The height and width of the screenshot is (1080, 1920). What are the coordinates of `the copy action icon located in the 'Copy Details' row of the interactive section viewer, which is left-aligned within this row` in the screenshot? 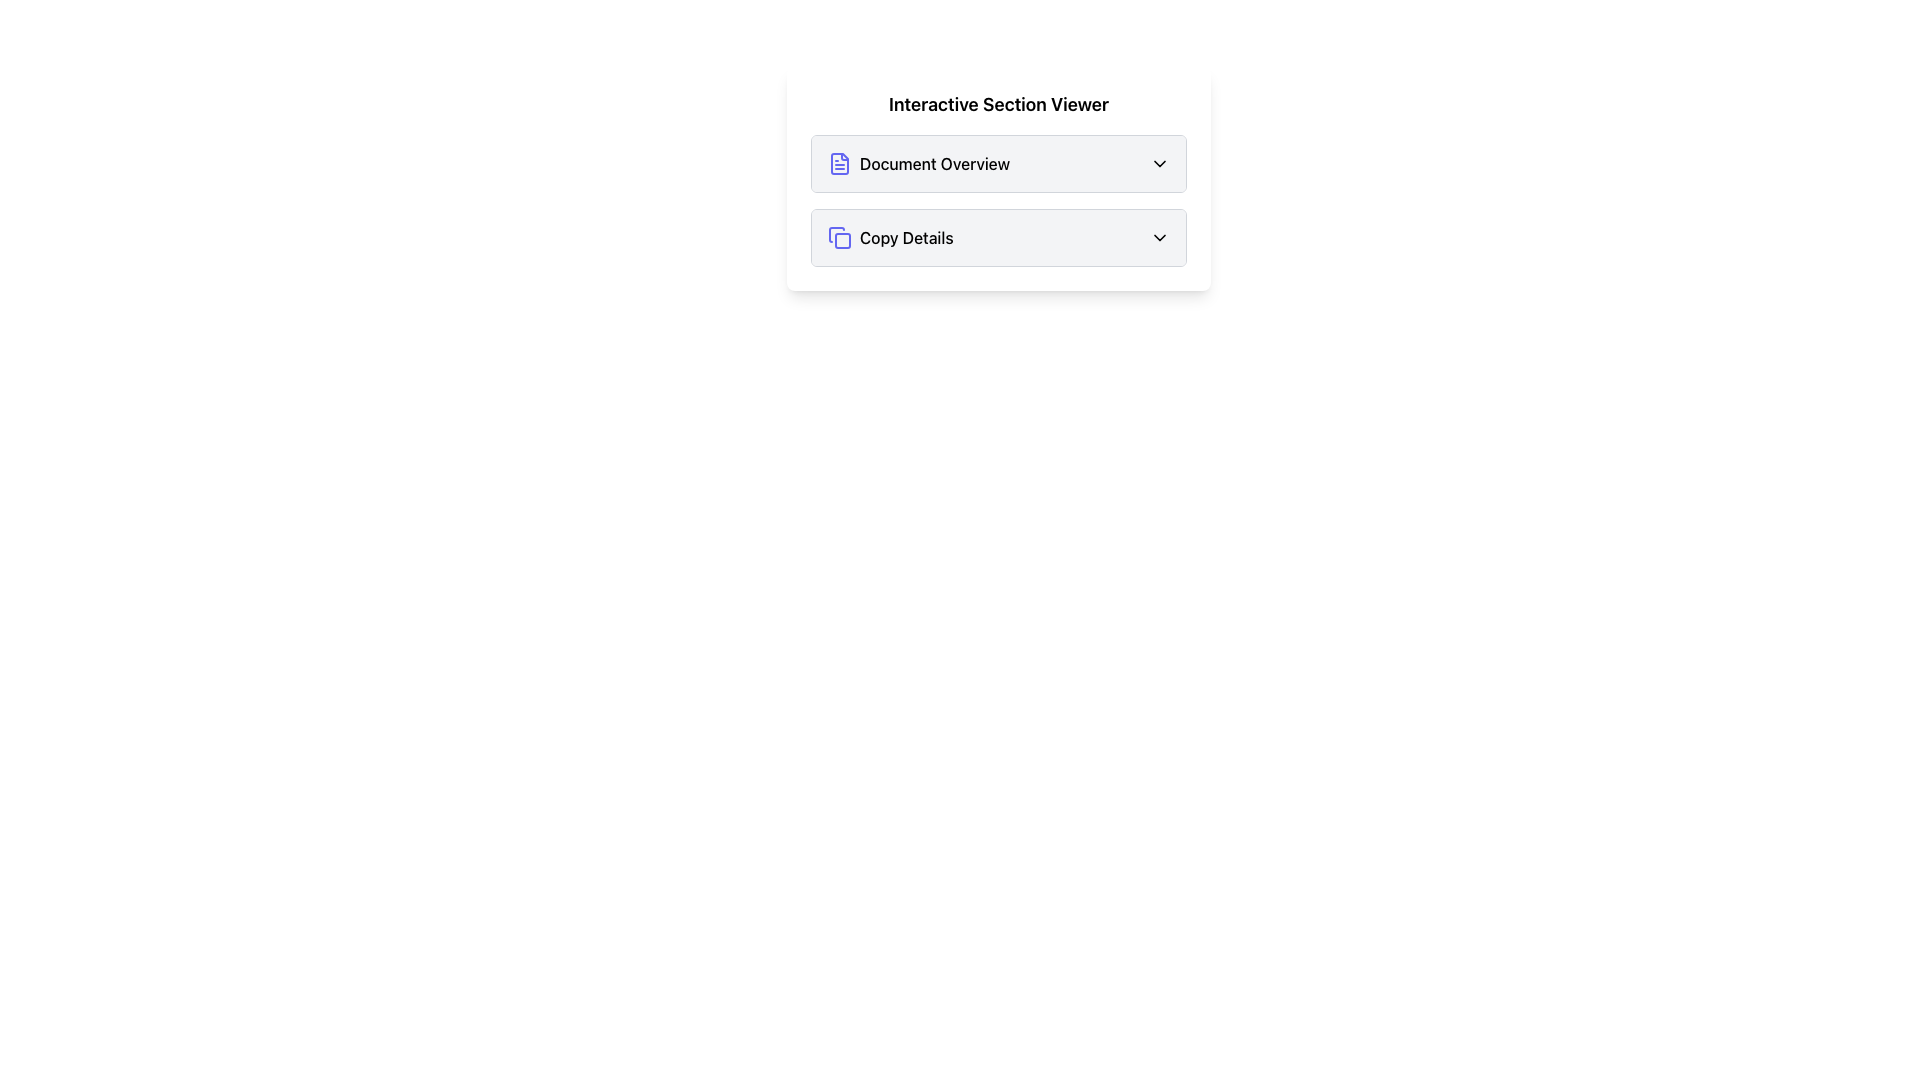 It's located at (840, 237).